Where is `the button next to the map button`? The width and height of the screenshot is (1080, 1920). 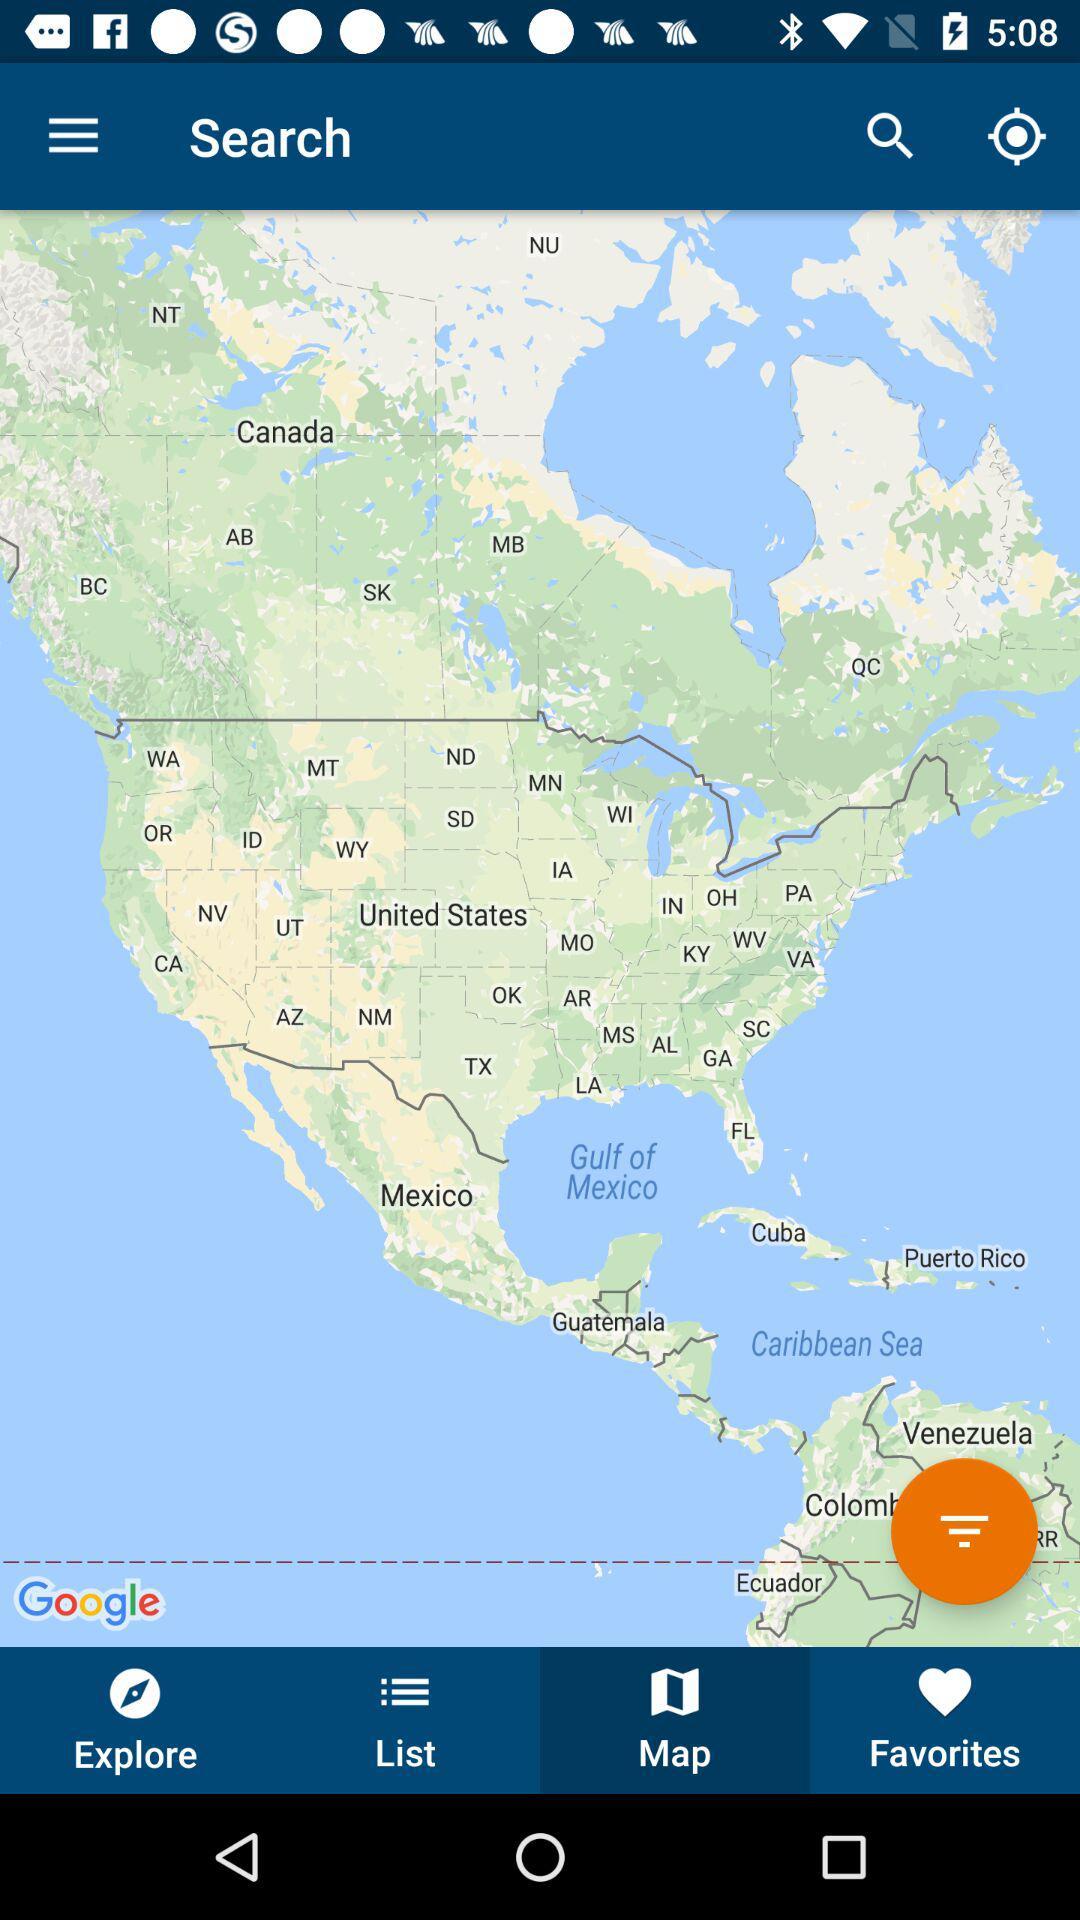 the button next to the map button is located at coordinates (405, 1719).